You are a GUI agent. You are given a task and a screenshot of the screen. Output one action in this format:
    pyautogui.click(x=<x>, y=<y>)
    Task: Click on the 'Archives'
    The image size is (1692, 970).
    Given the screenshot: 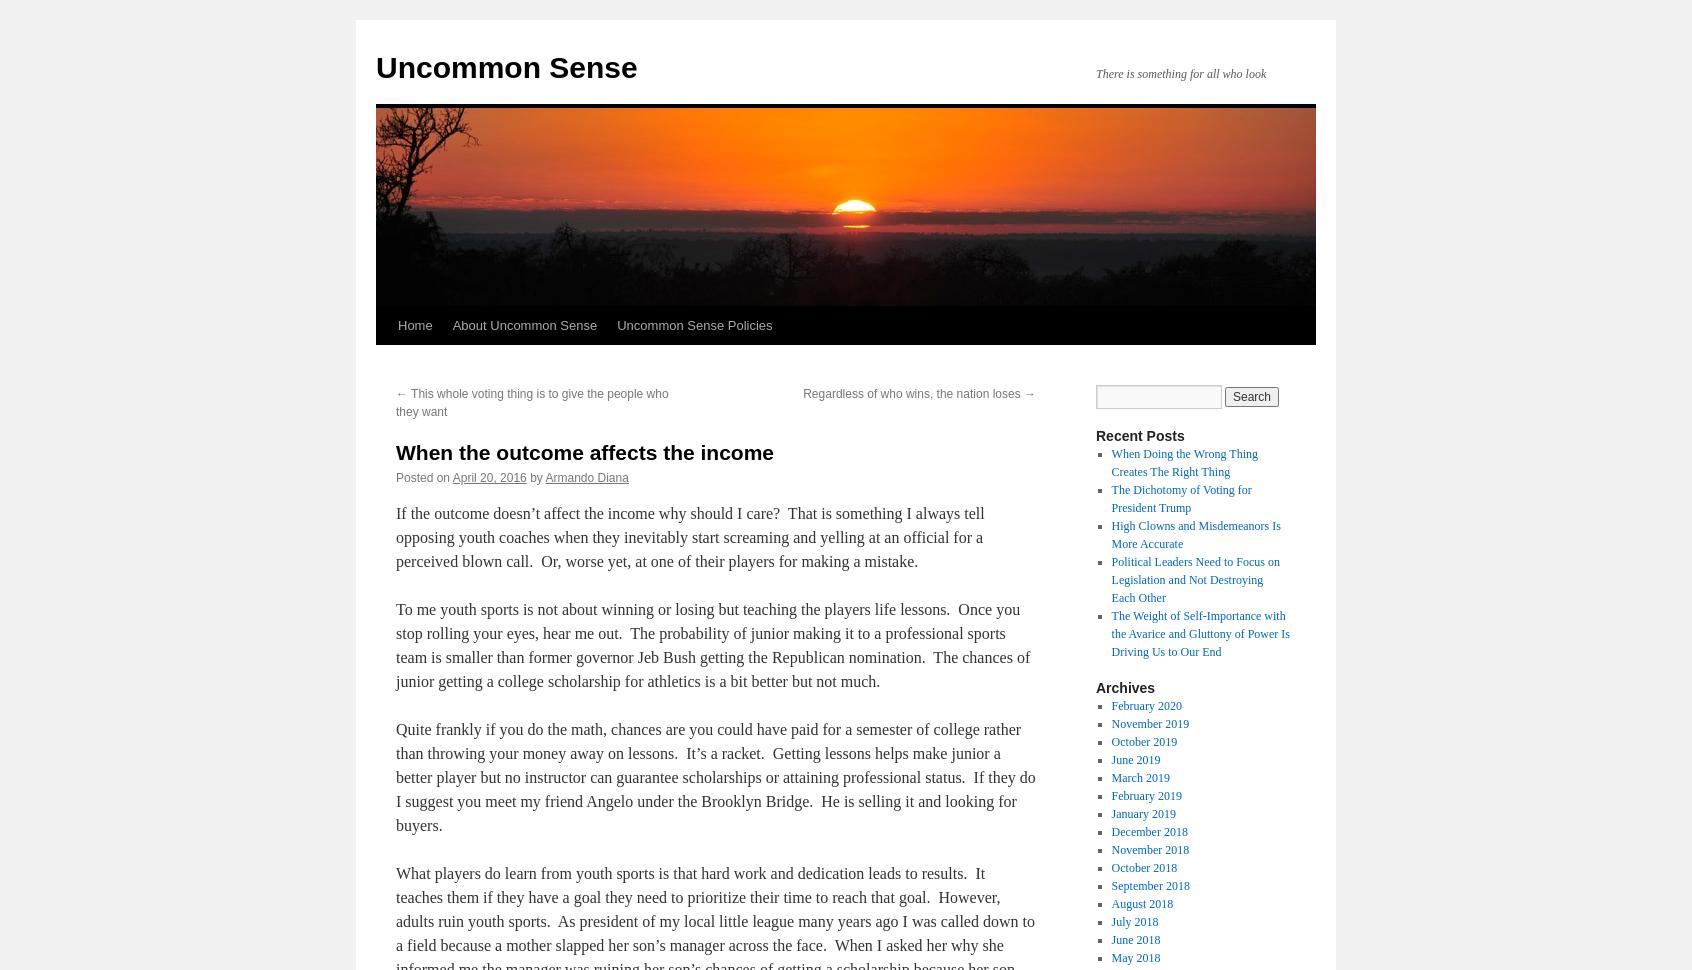 What is the action you would take?
    pyautogui.click(x=1096, y=688)
    